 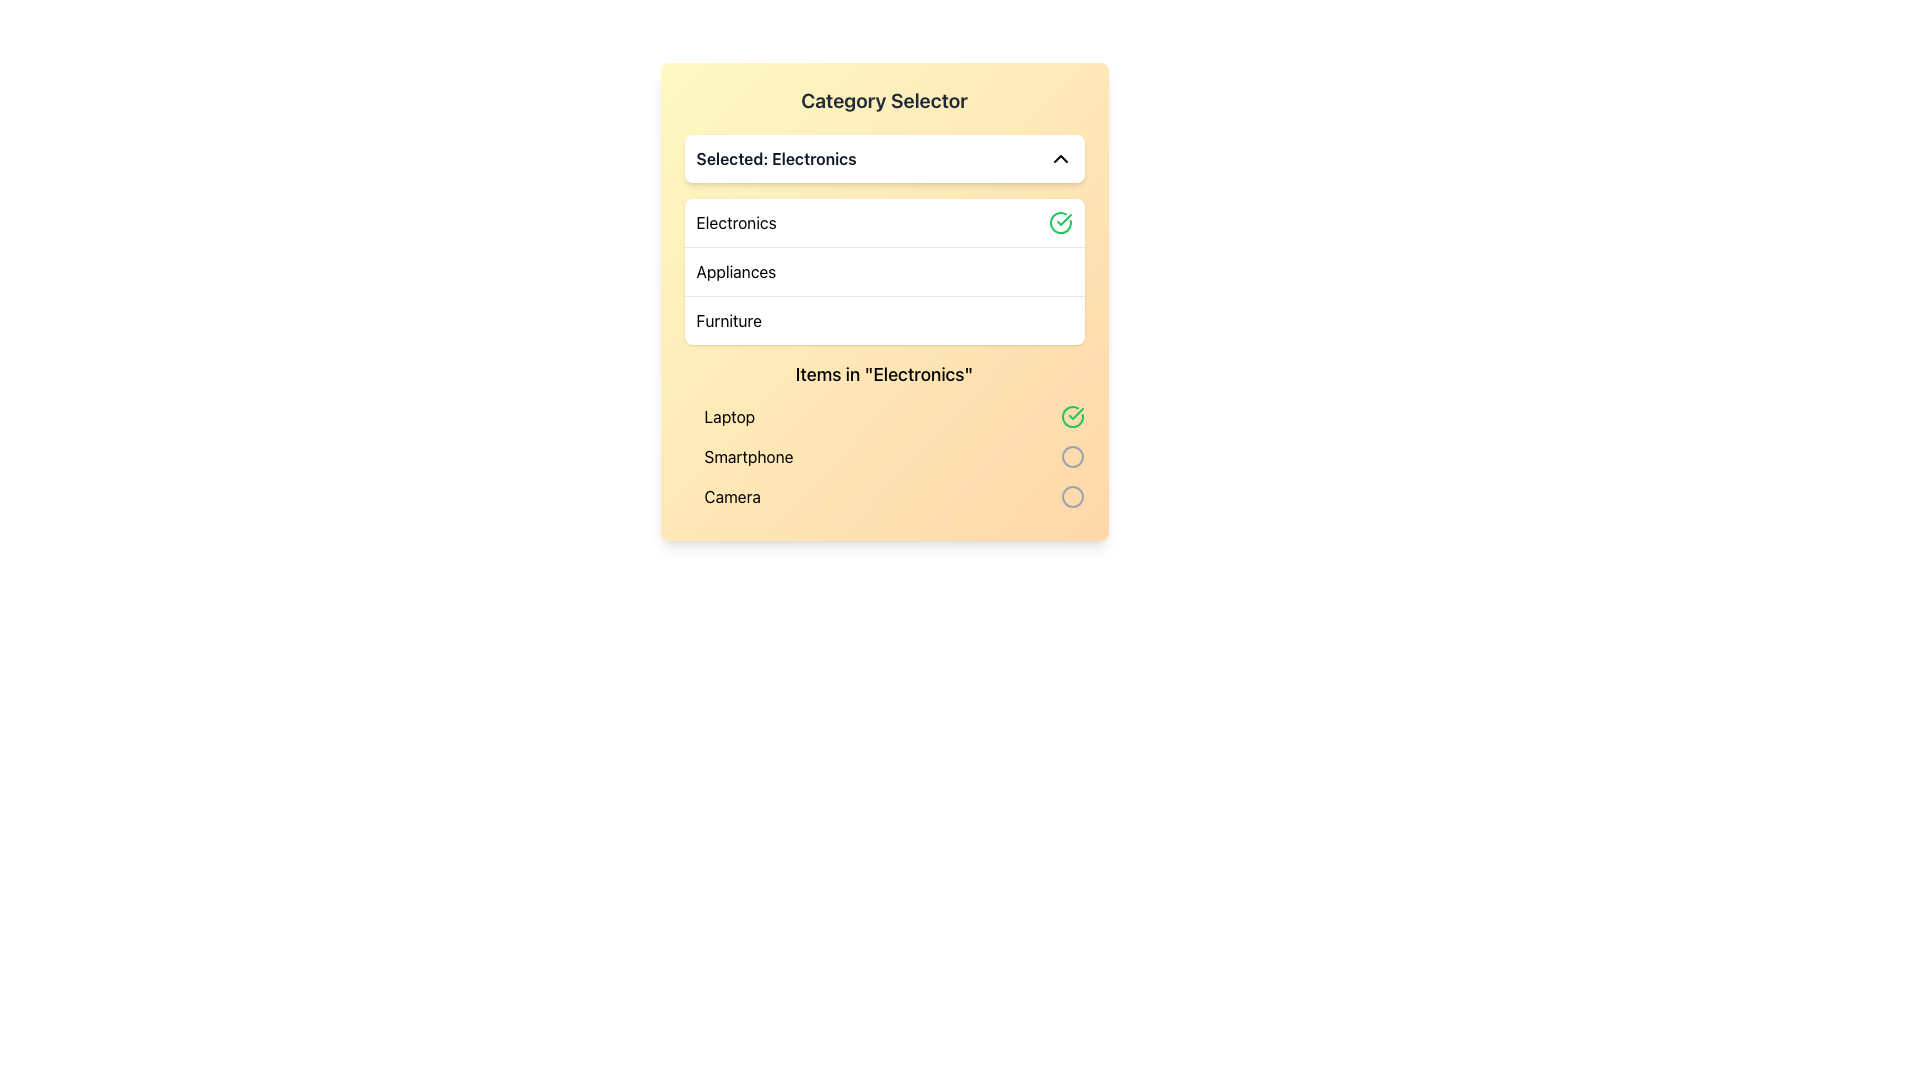 I want to click on the small upward-pointing chevron icon with a black stroke located at the far right of the 'Selected: Electronics' dropdown header to receive potential feedback, so click(x=1059, y=157).